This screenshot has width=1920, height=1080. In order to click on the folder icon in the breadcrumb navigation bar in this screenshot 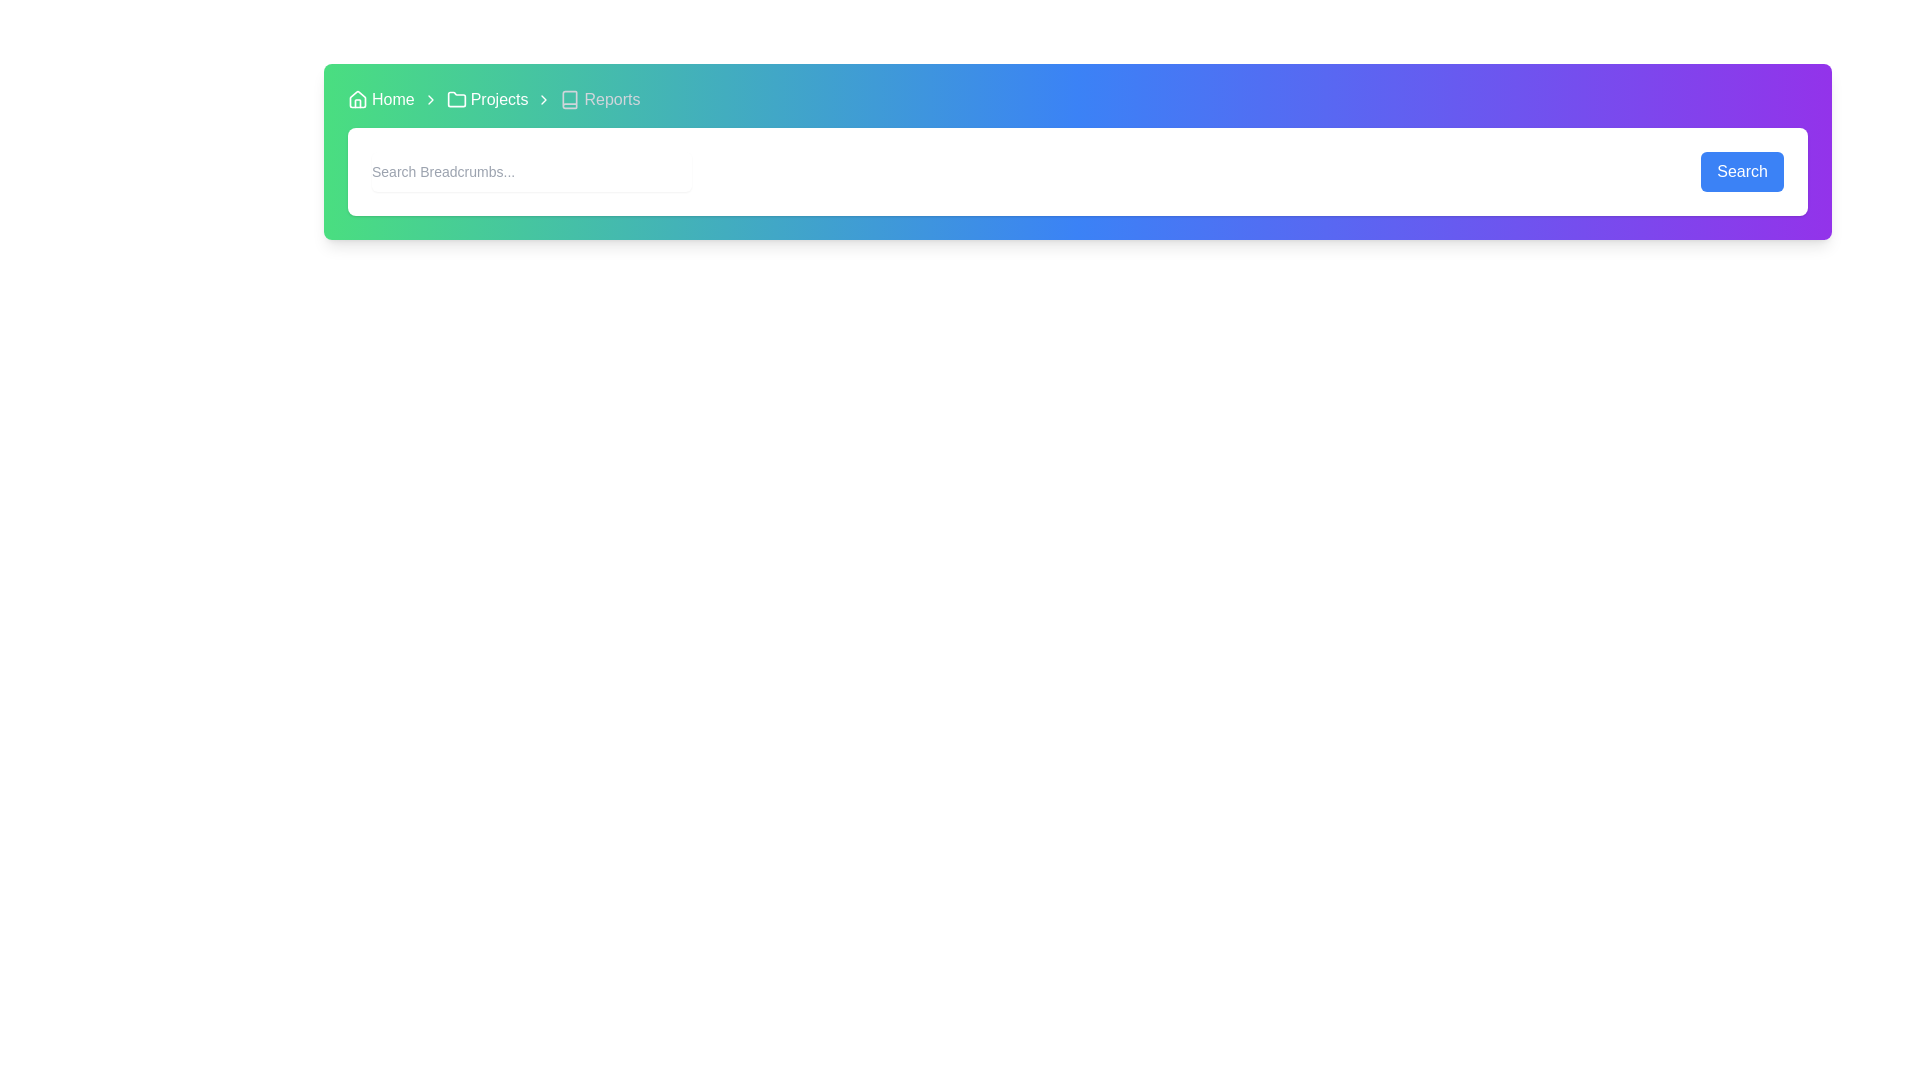, I will do `click(455, 99)`.